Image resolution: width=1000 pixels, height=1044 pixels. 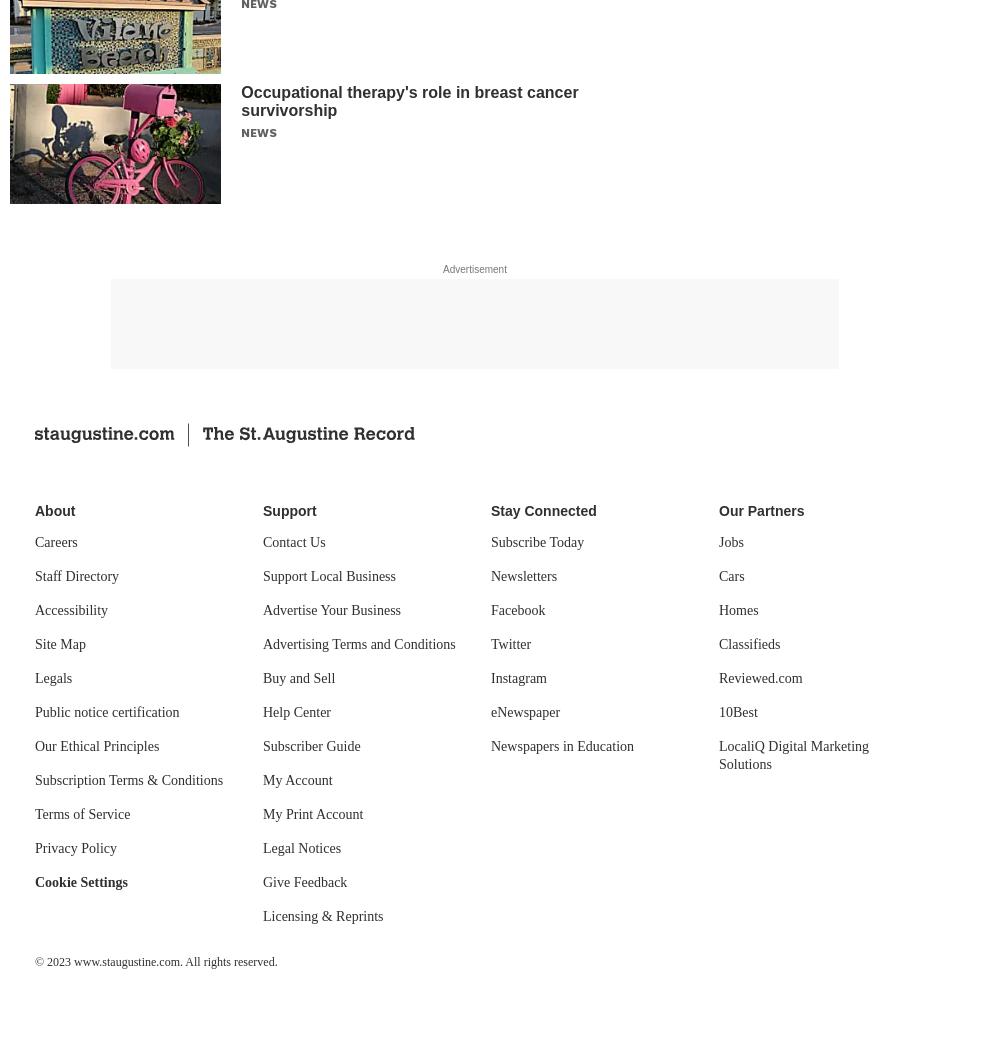 I want to click on 'Accessibility', so click(x=35, y=610).